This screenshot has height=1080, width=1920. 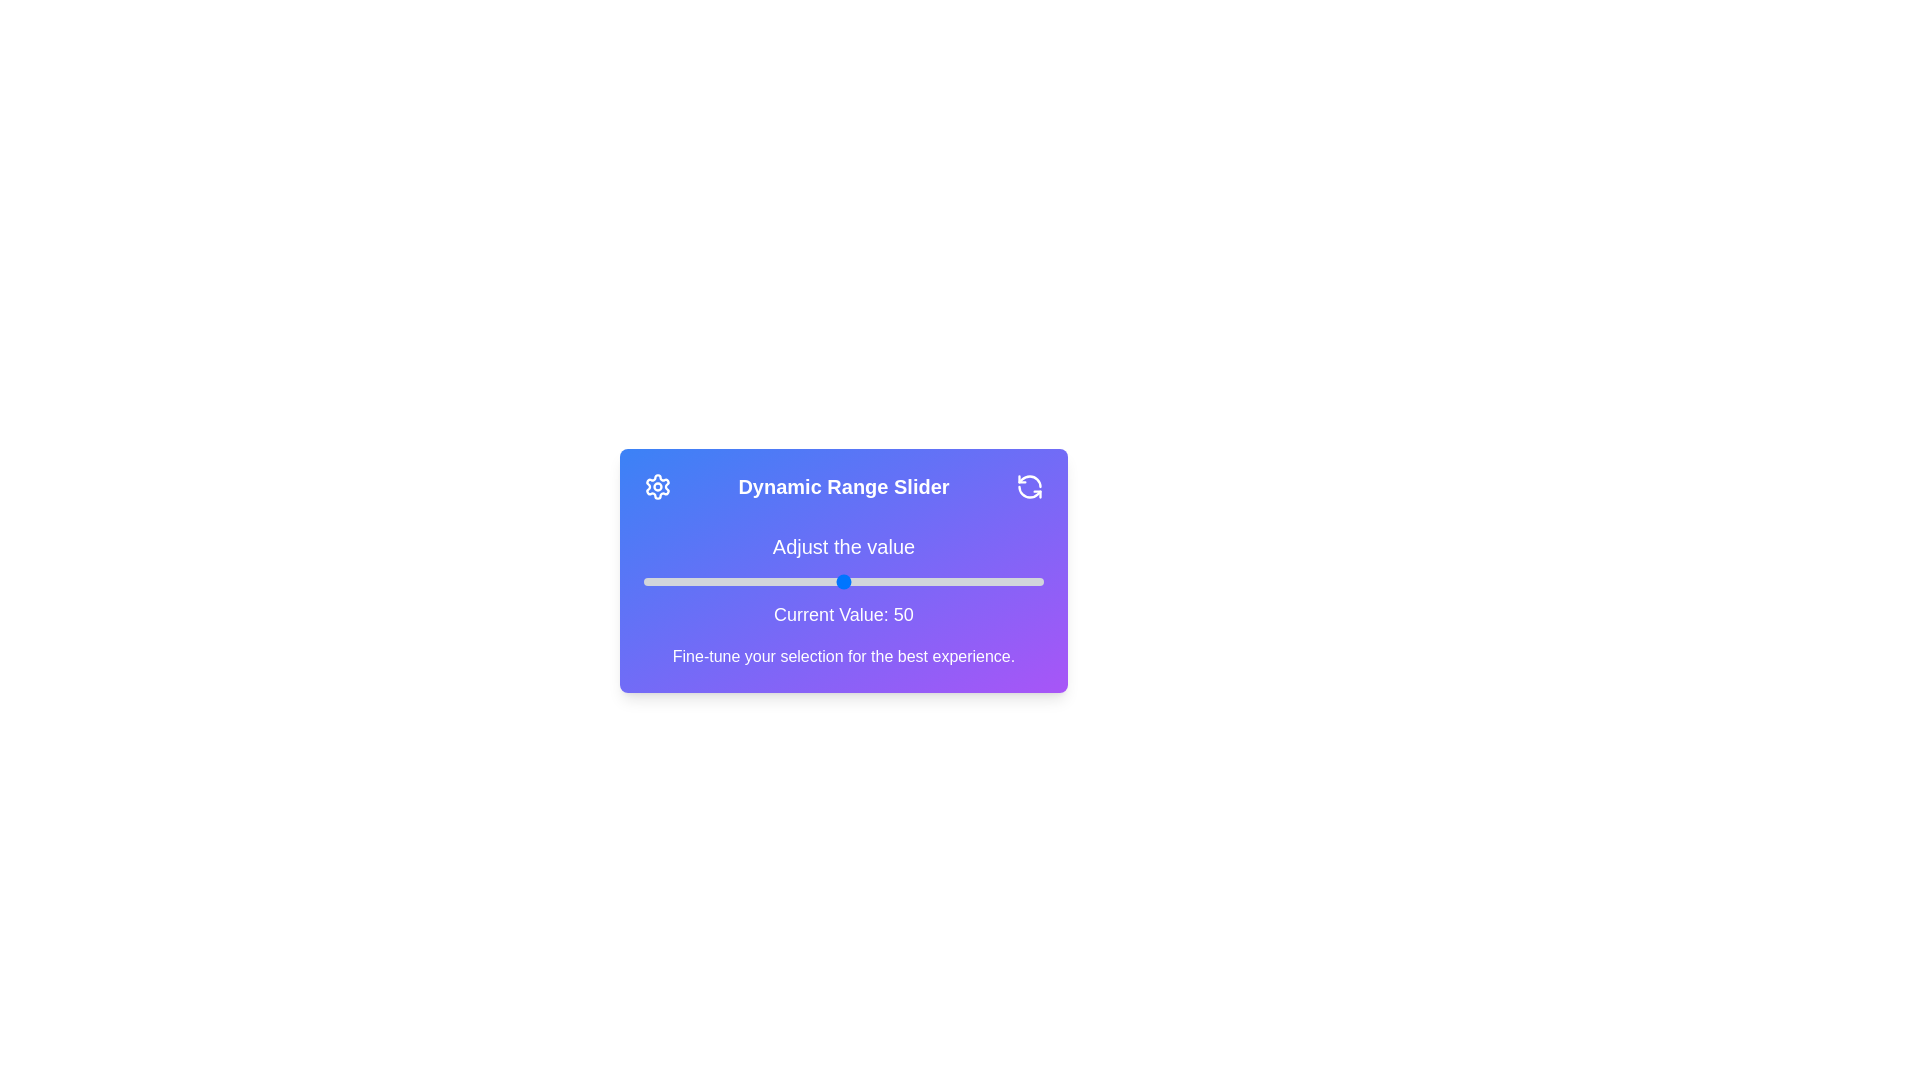 I want to click on the settings icon, so click(x=657, y=486).